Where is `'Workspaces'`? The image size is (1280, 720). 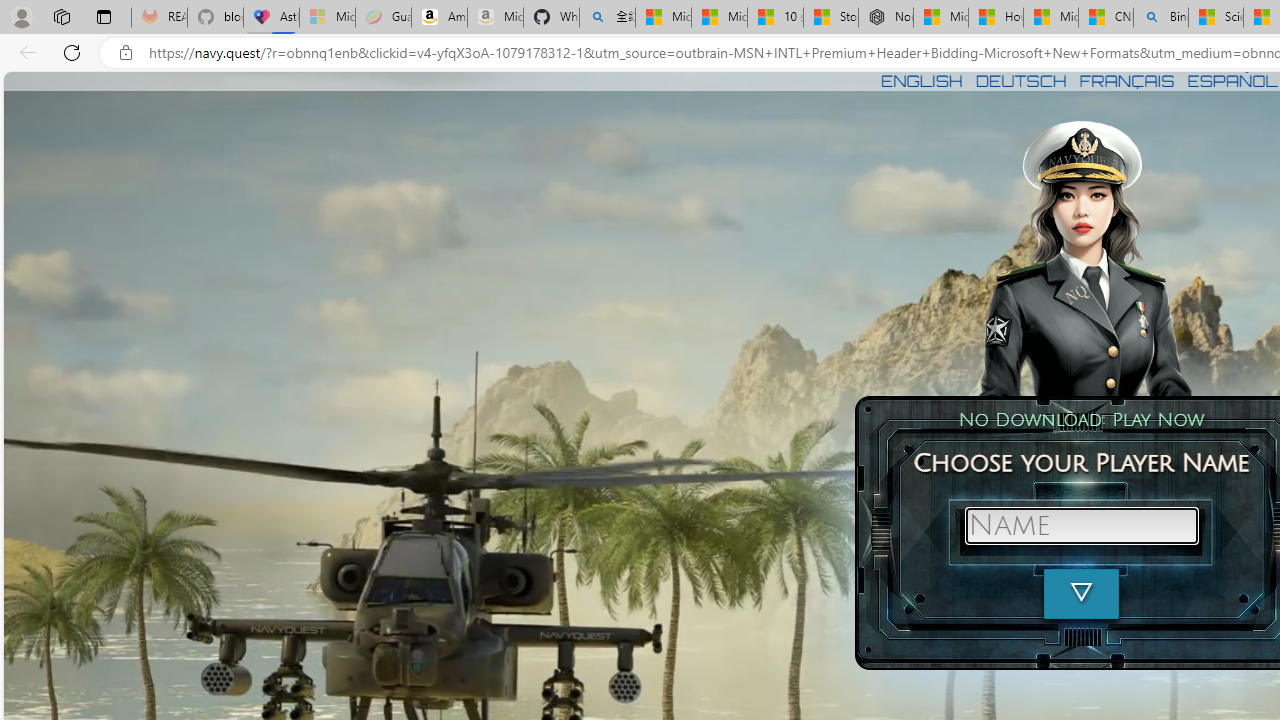
'Workspaces' is located at coordinates (61, 16).